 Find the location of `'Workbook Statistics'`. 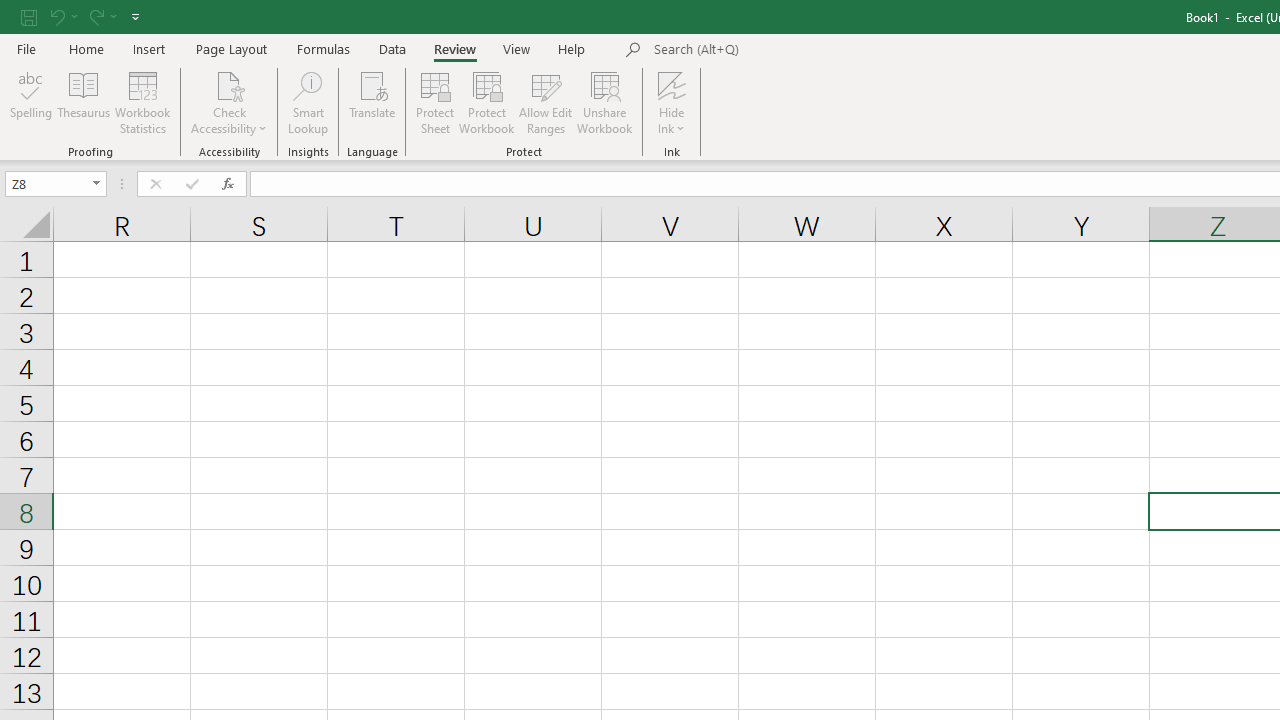

'Workbook Statistics' is located at coordinates (141, 103).